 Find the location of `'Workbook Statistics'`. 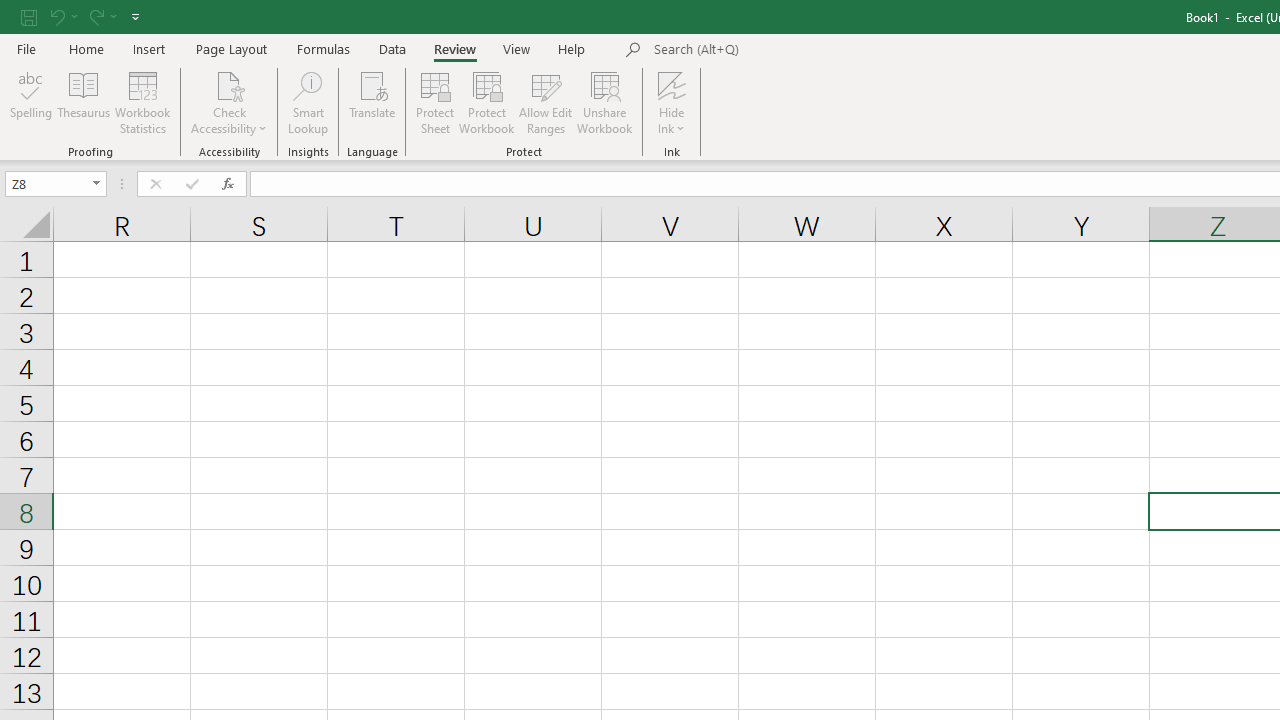

'Workbook Statistics' is located at coordinates (141, 103).